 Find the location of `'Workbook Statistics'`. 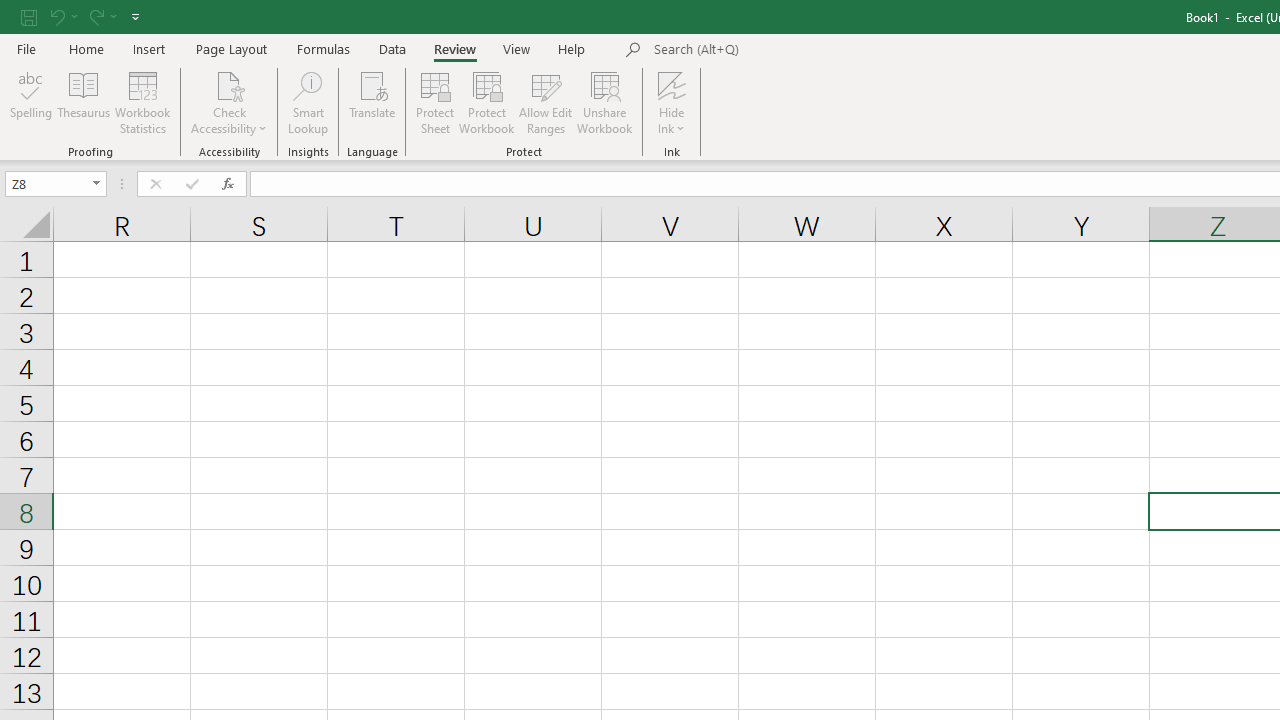

'Workbook Statistics' is located at coordinates (141, 103).